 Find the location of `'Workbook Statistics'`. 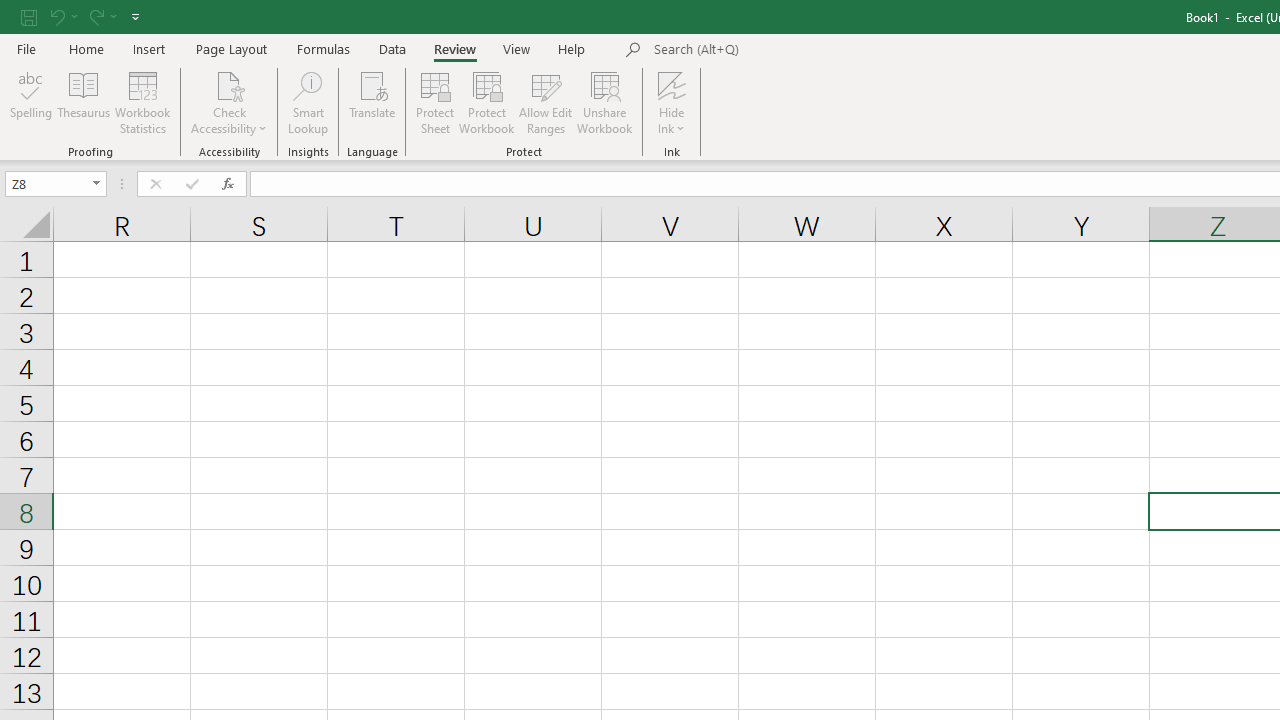

'Workbook Statistics' is located at coordinates (141, 103).